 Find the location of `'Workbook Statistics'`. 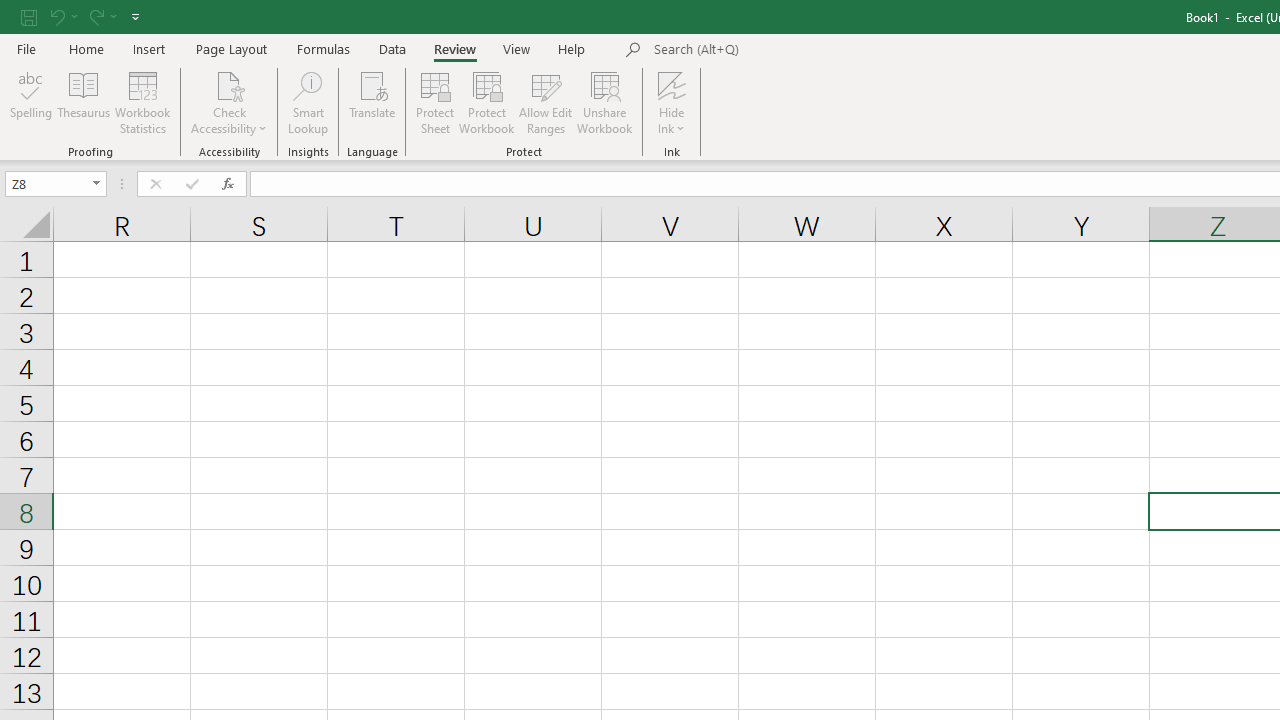

'Workbook Statistics' is located at coordinates (141, 103).